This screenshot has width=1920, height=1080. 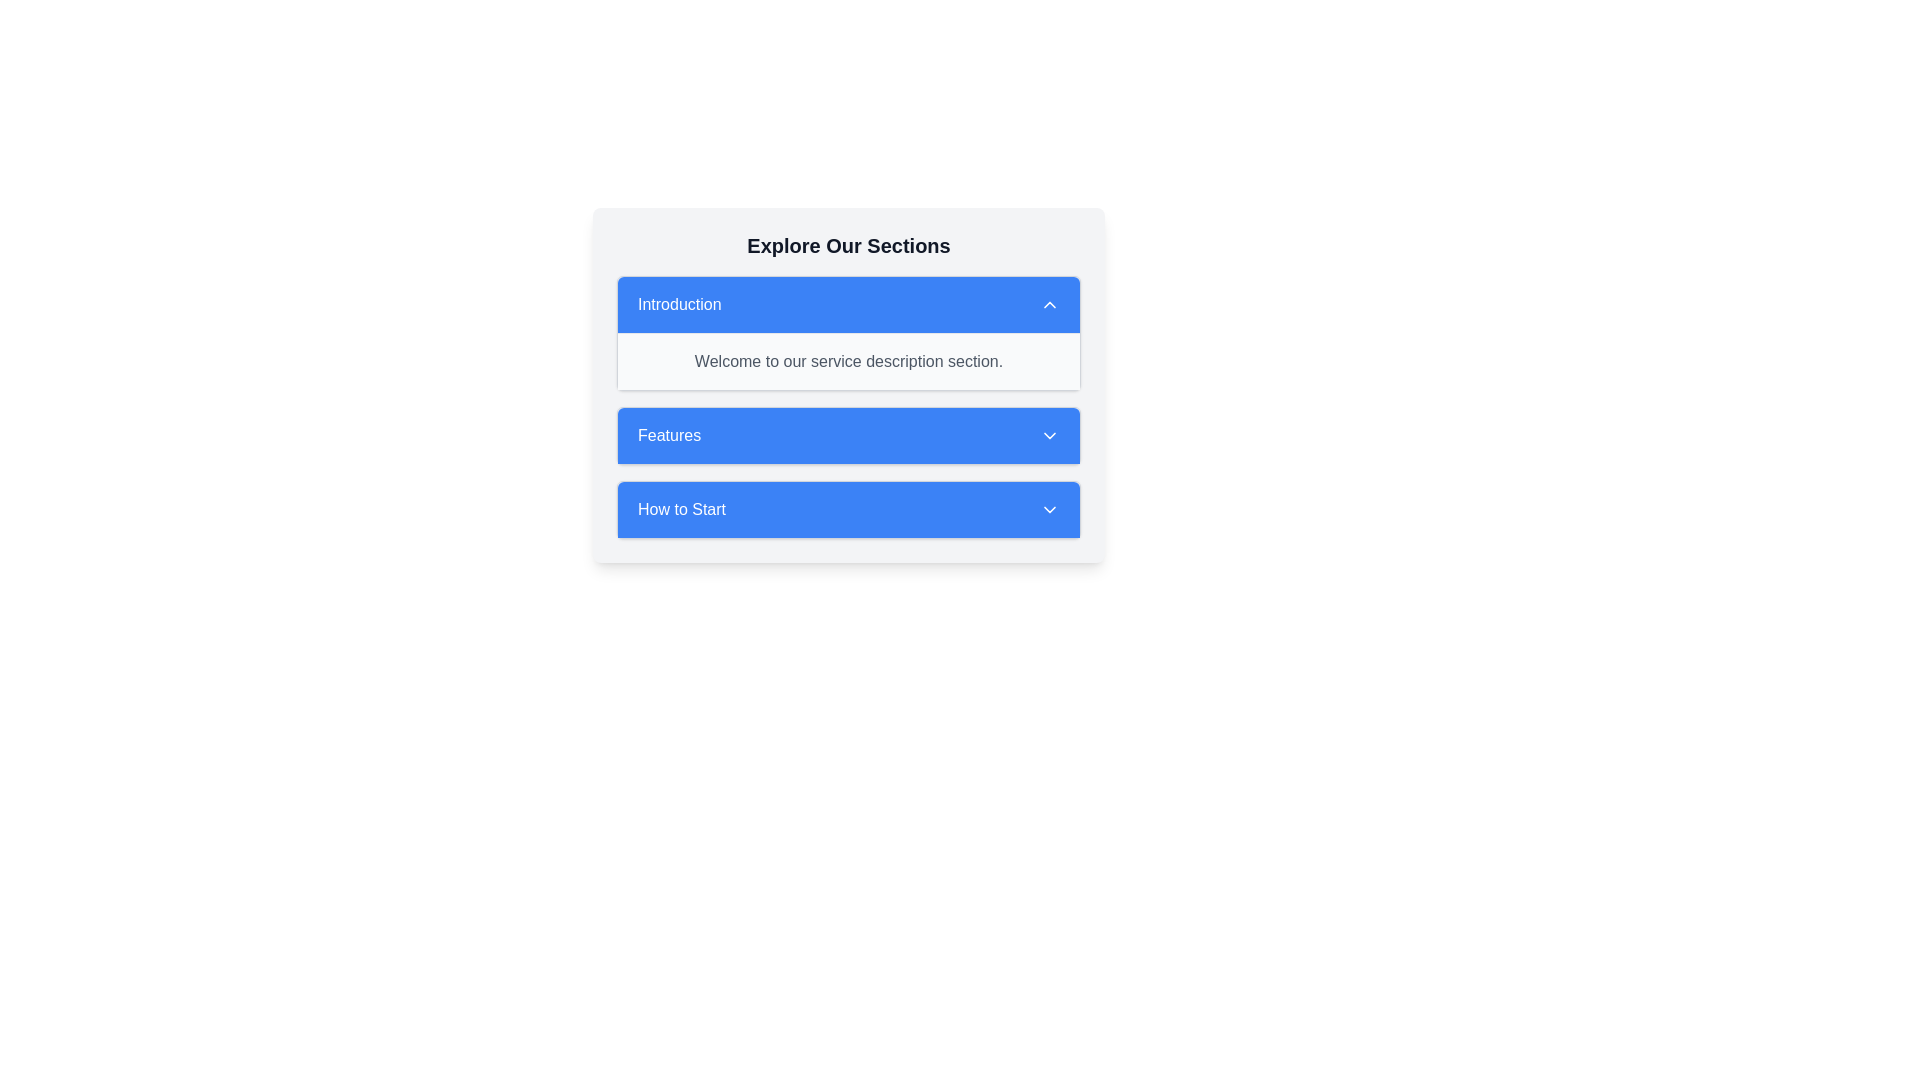 I want to click on static text label displaying the word 'Introduction' which is bold and located in the upper-left corner of the blue header bar, so click(x=679, y=304).